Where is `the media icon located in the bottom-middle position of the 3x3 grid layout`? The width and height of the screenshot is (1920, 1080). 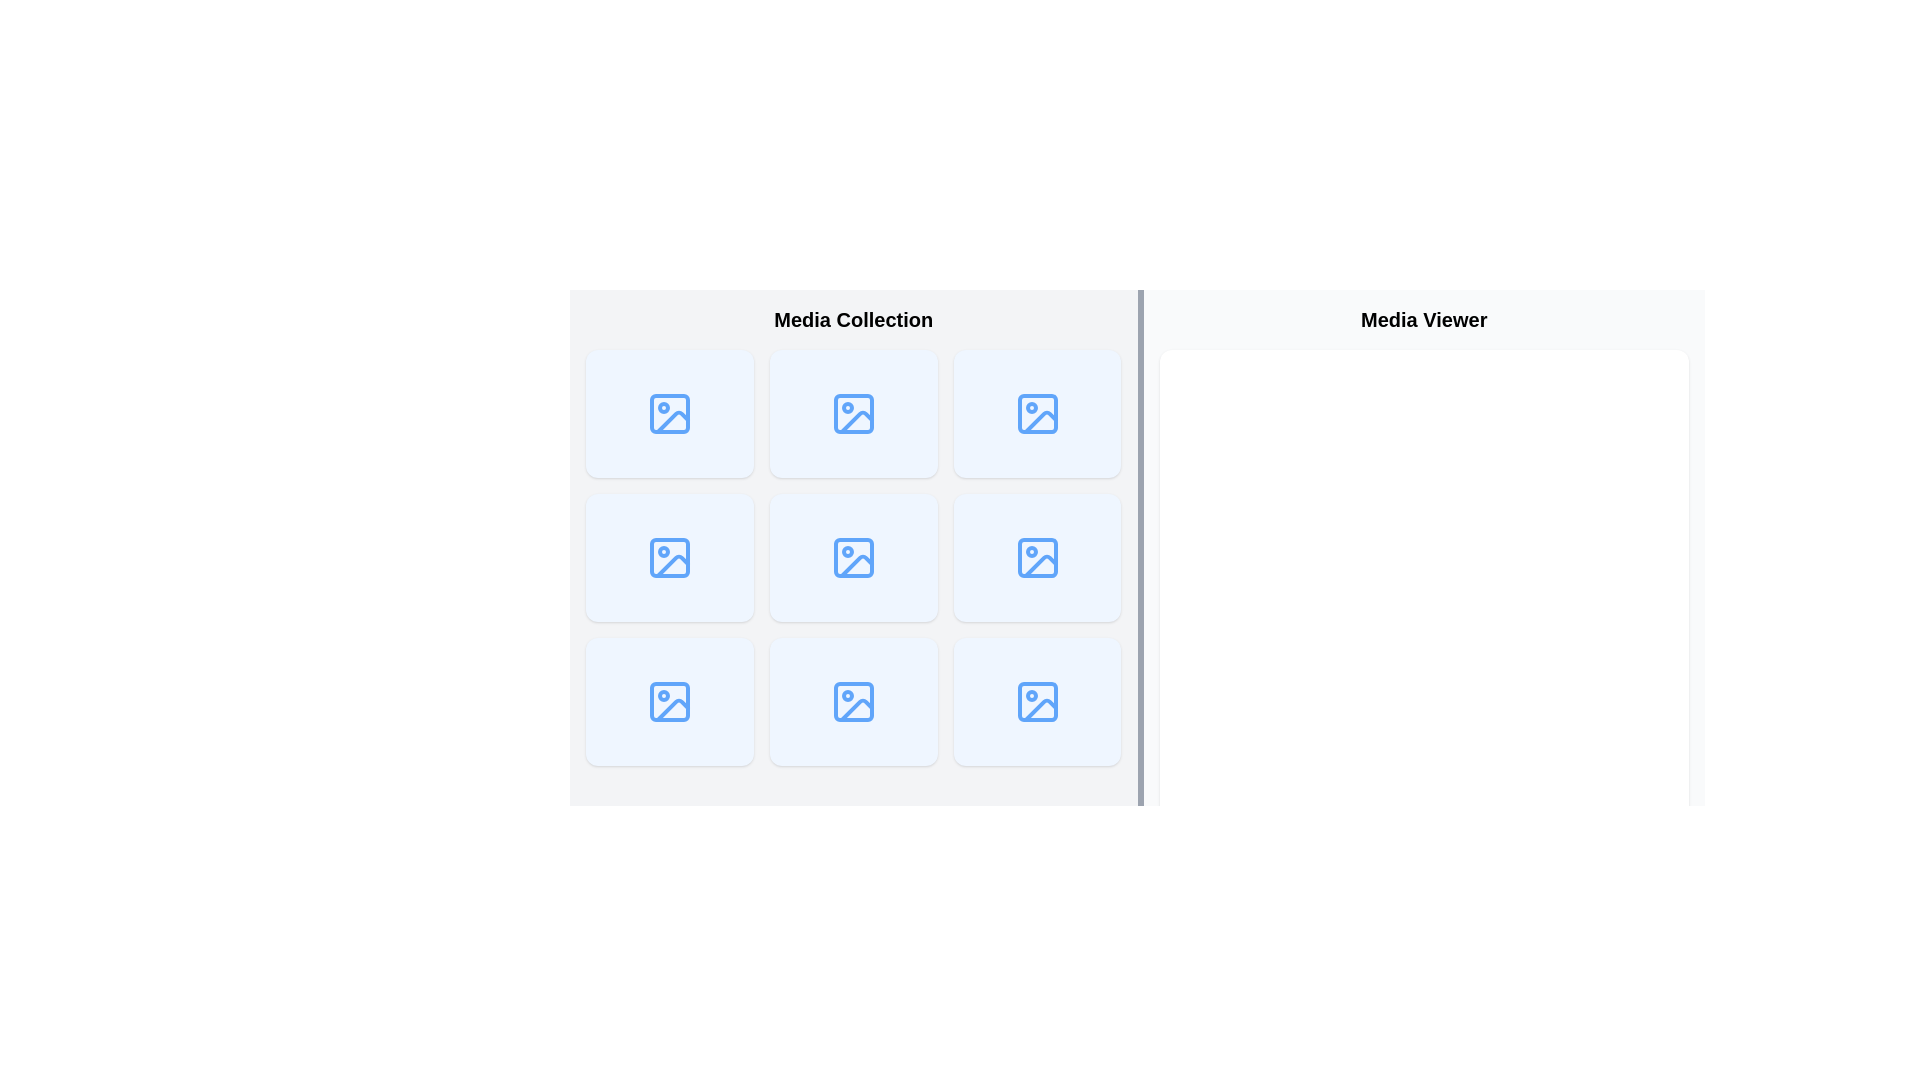
the media icon located in the bottom-middle position of the 3x3 grid layout is located at coordinates (853, 701).